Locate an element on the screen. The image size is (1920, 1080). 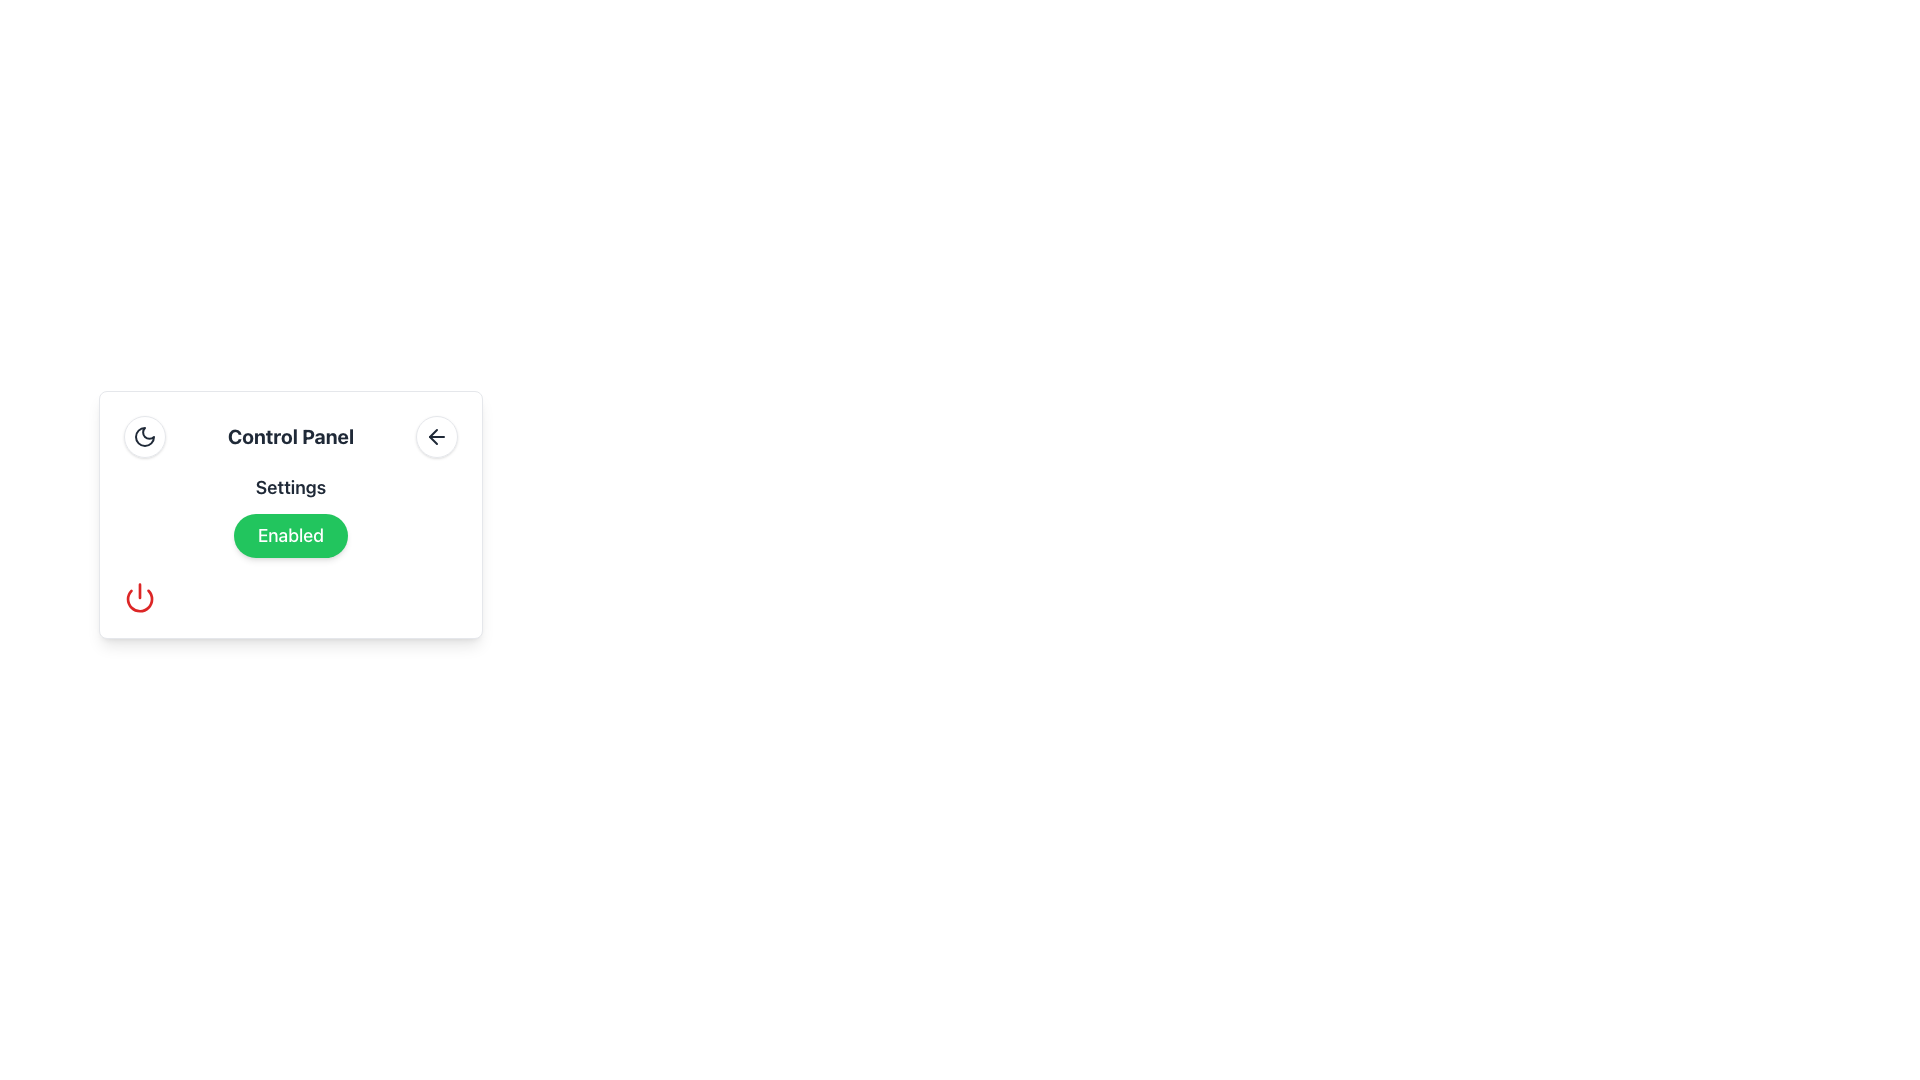
the navigation button located in the top-right corner of the 'Control Panel' interface card is located at coordinates (435, 435).